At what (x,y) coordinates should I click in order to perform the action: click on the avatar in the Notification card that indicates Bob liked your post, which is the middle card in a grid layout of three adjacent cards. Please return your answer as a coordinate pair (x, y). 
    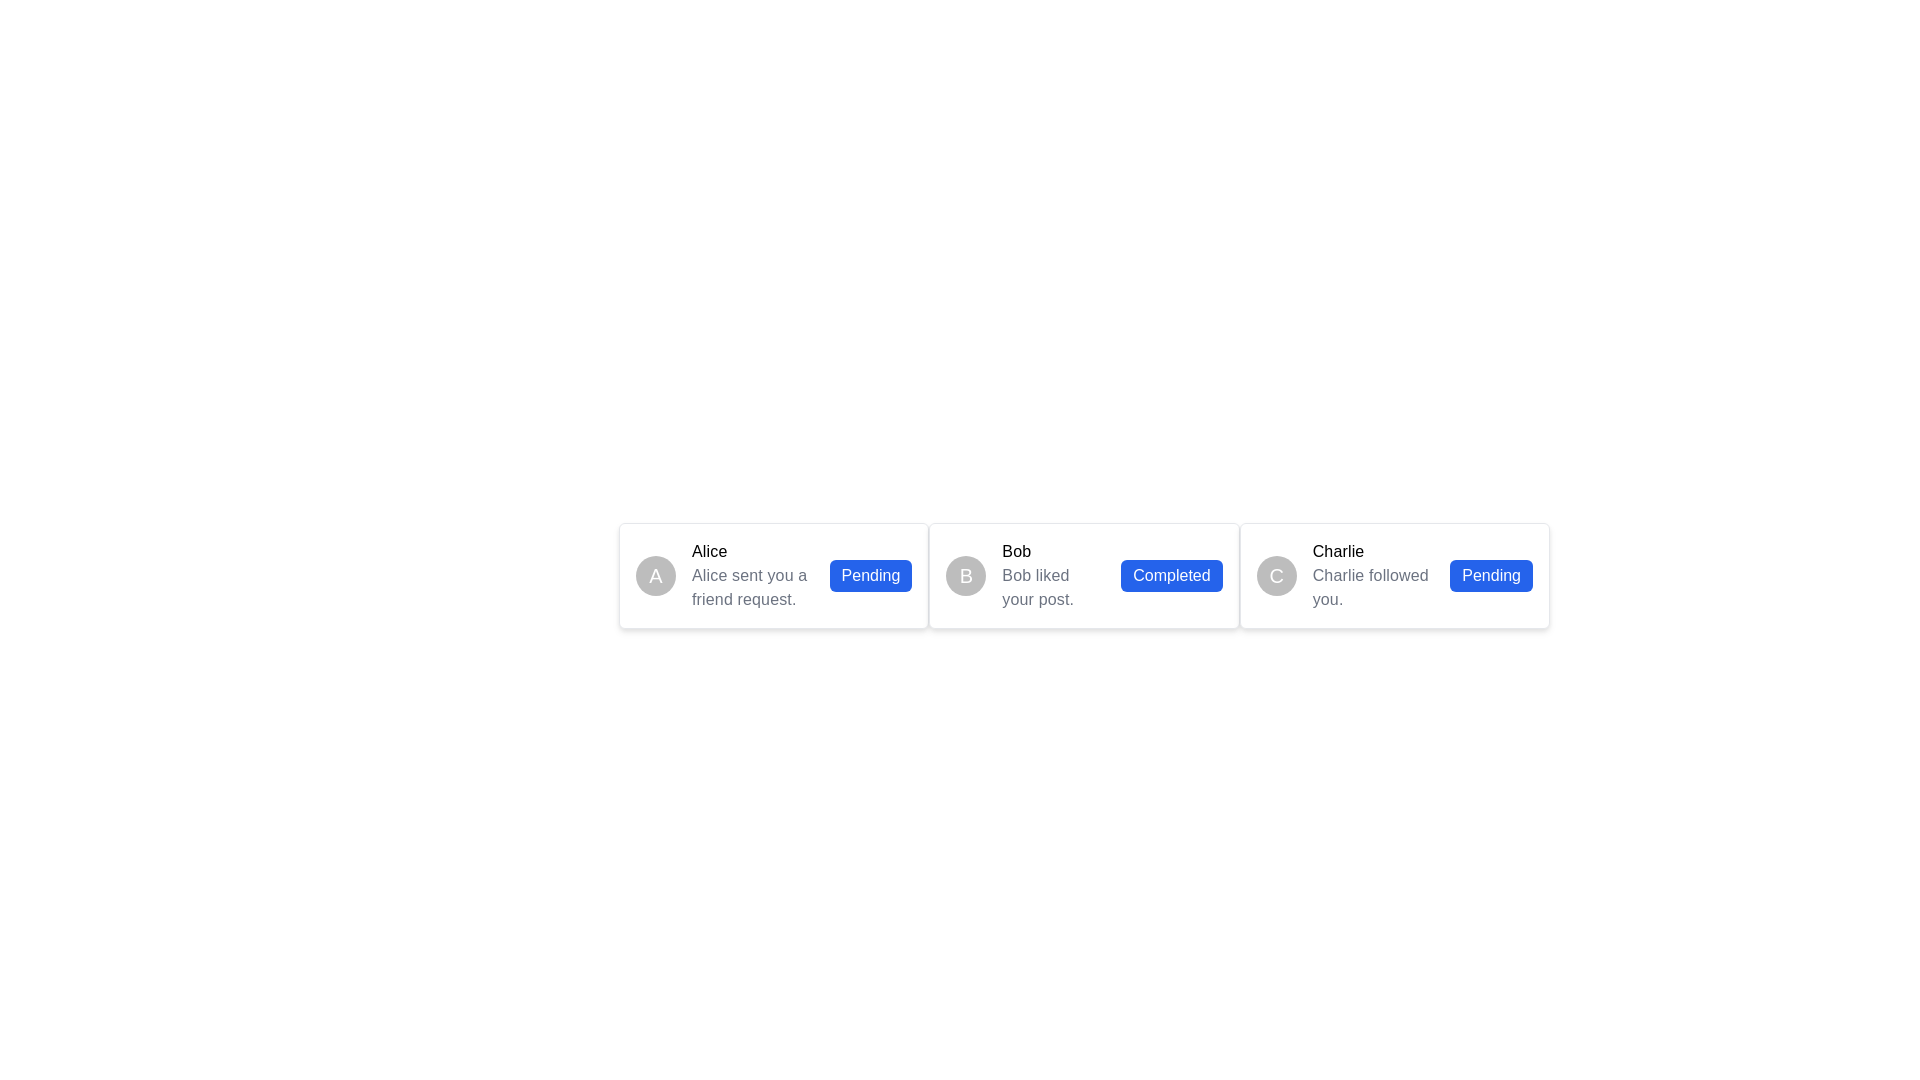
    Looking at the image, I should click on (1083, 575).